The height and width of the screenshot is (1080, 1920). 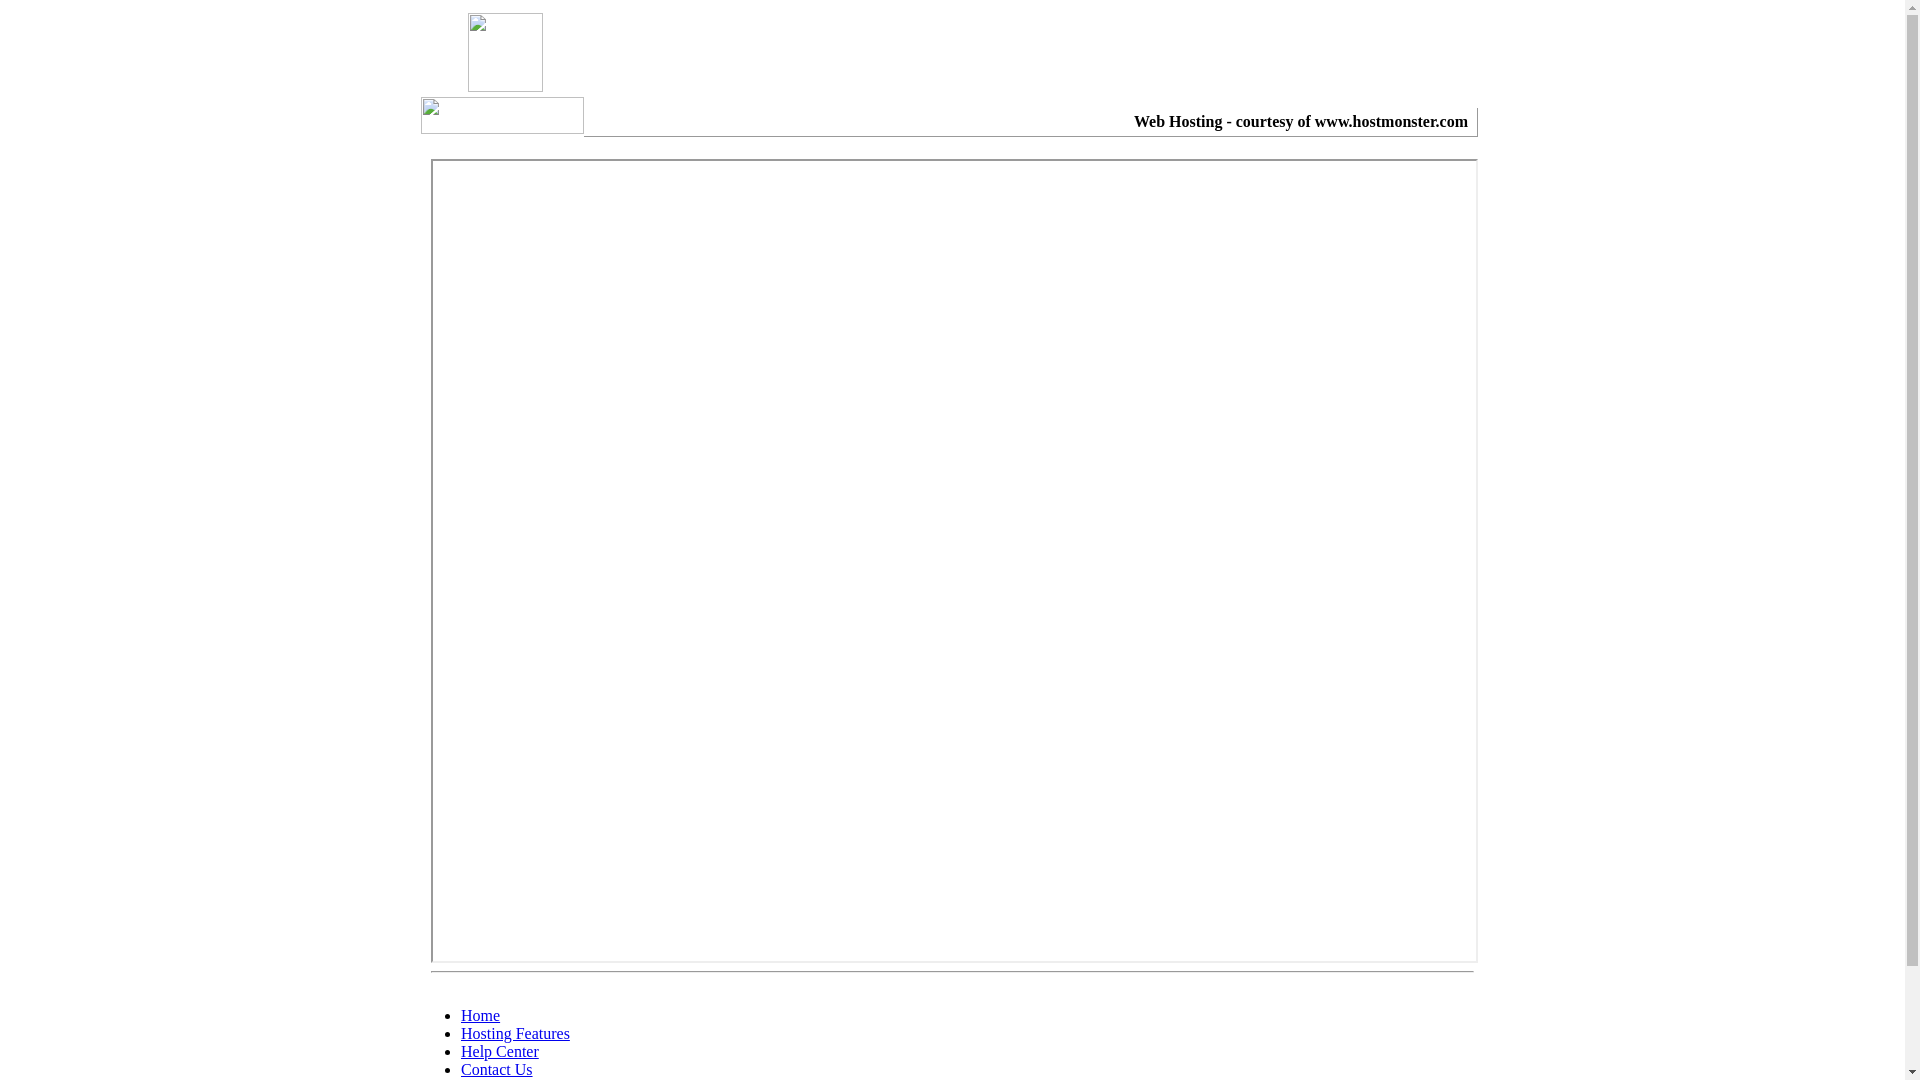 I want to click on 'Help Center', so click(x=499, y=1050).